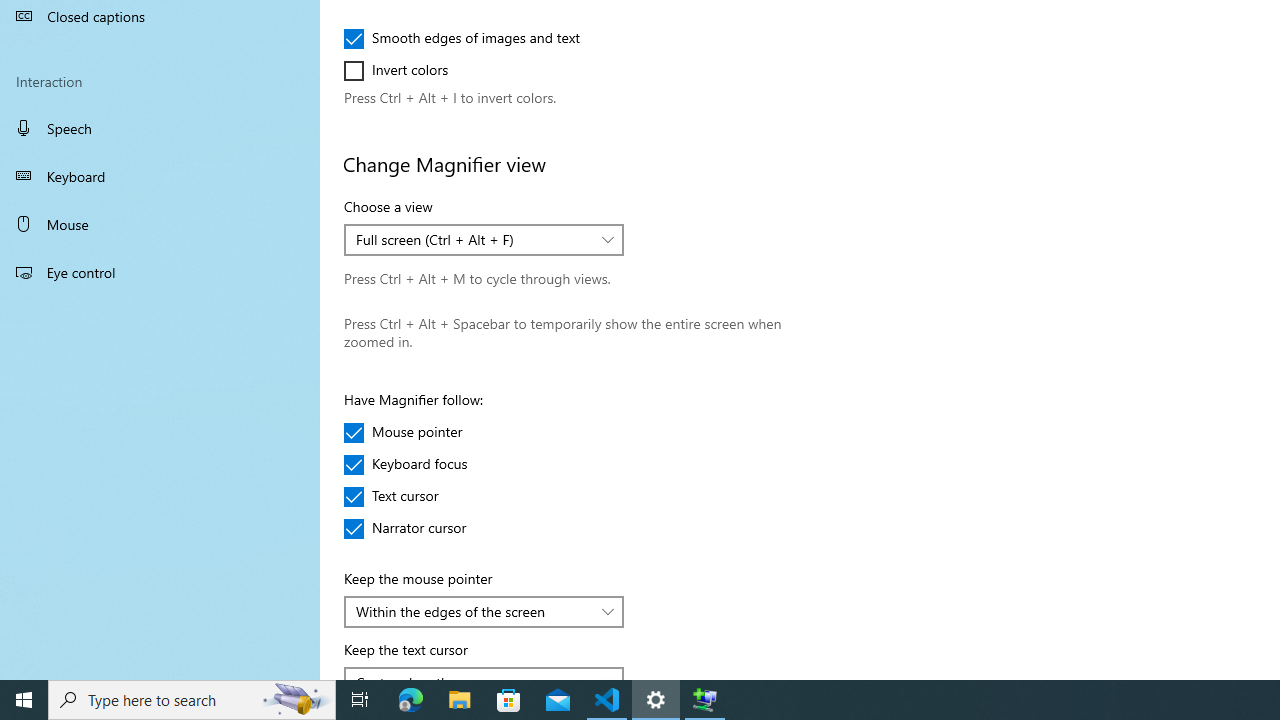 Image resolution: width=1280 pixels, height=720 pixels. I want to click on 'Type here to search', so click(192, 698).